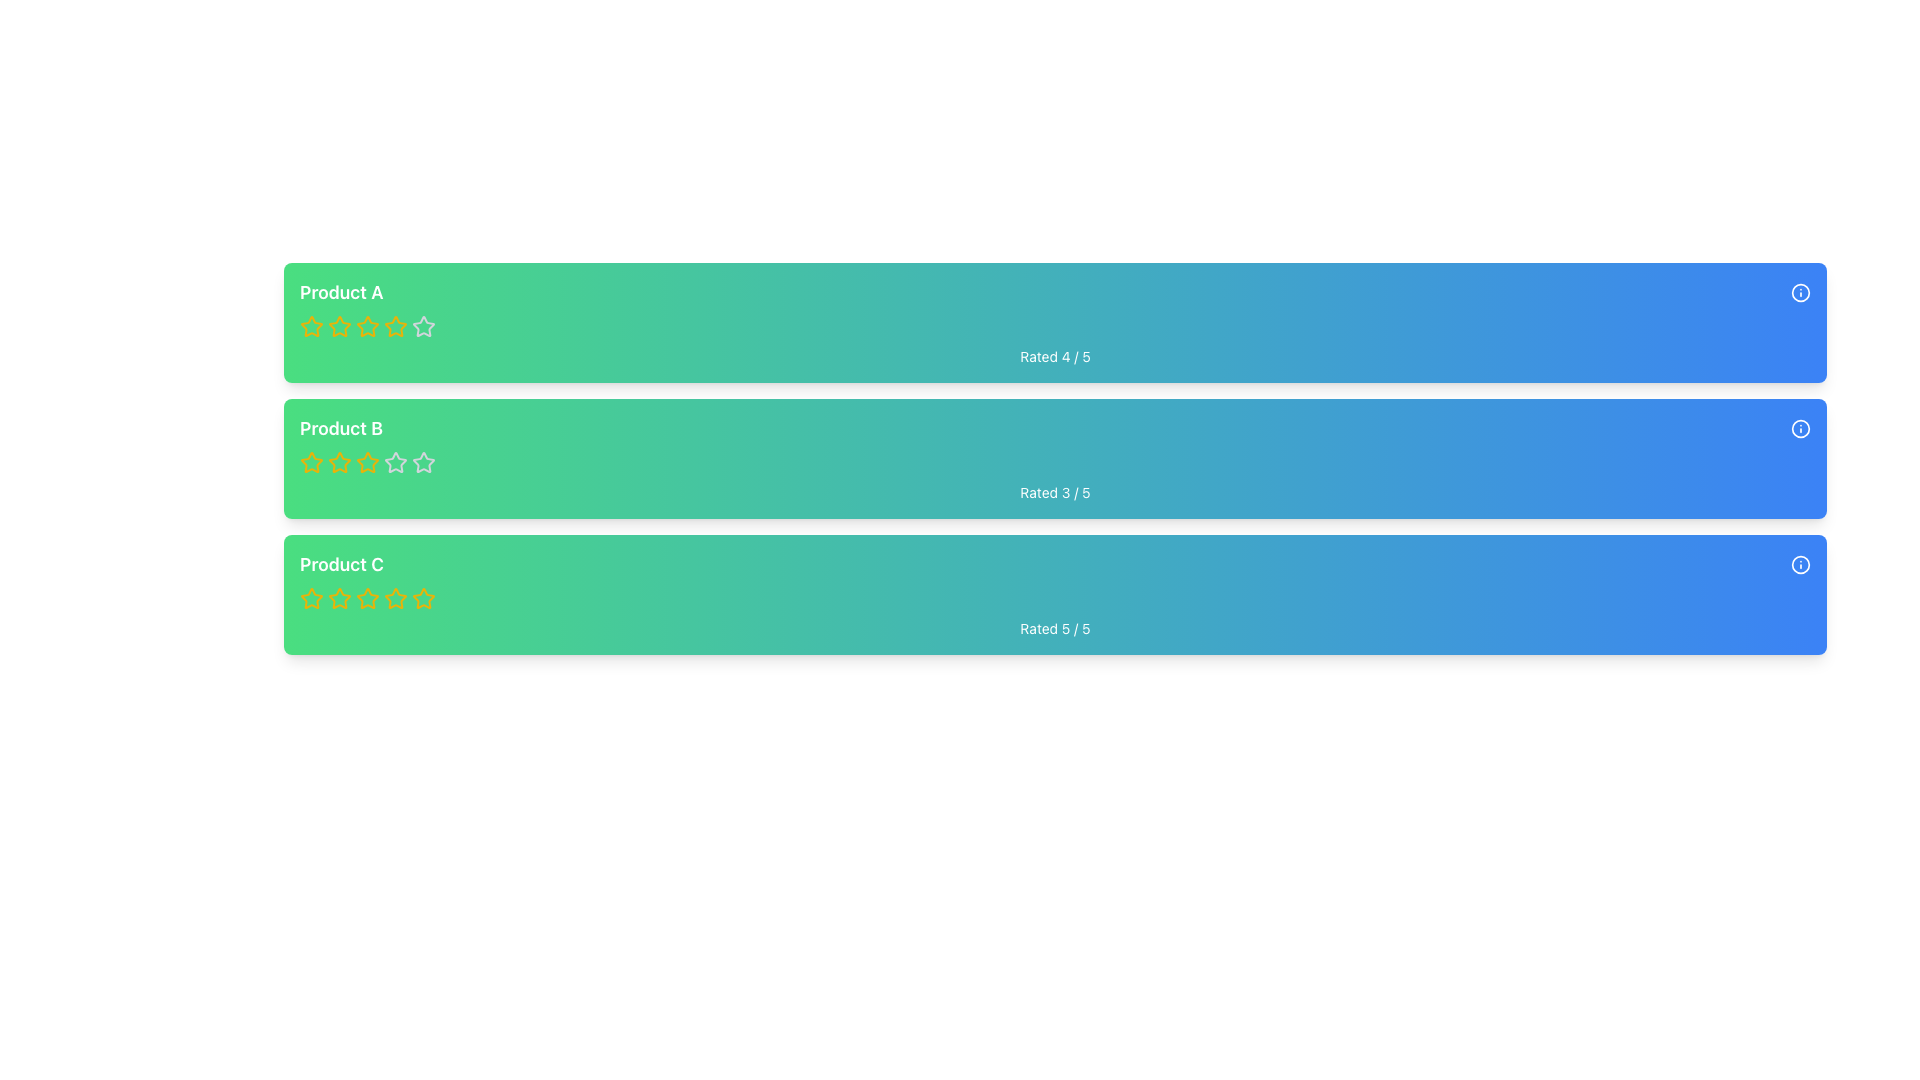 The height and width of the screenshot is (1080, 1920). Describe the element at coordinates (341, 427) in the screenshot. I see `the text label that identifies the second product entry in a vertically stacked list of product entries` at that location.